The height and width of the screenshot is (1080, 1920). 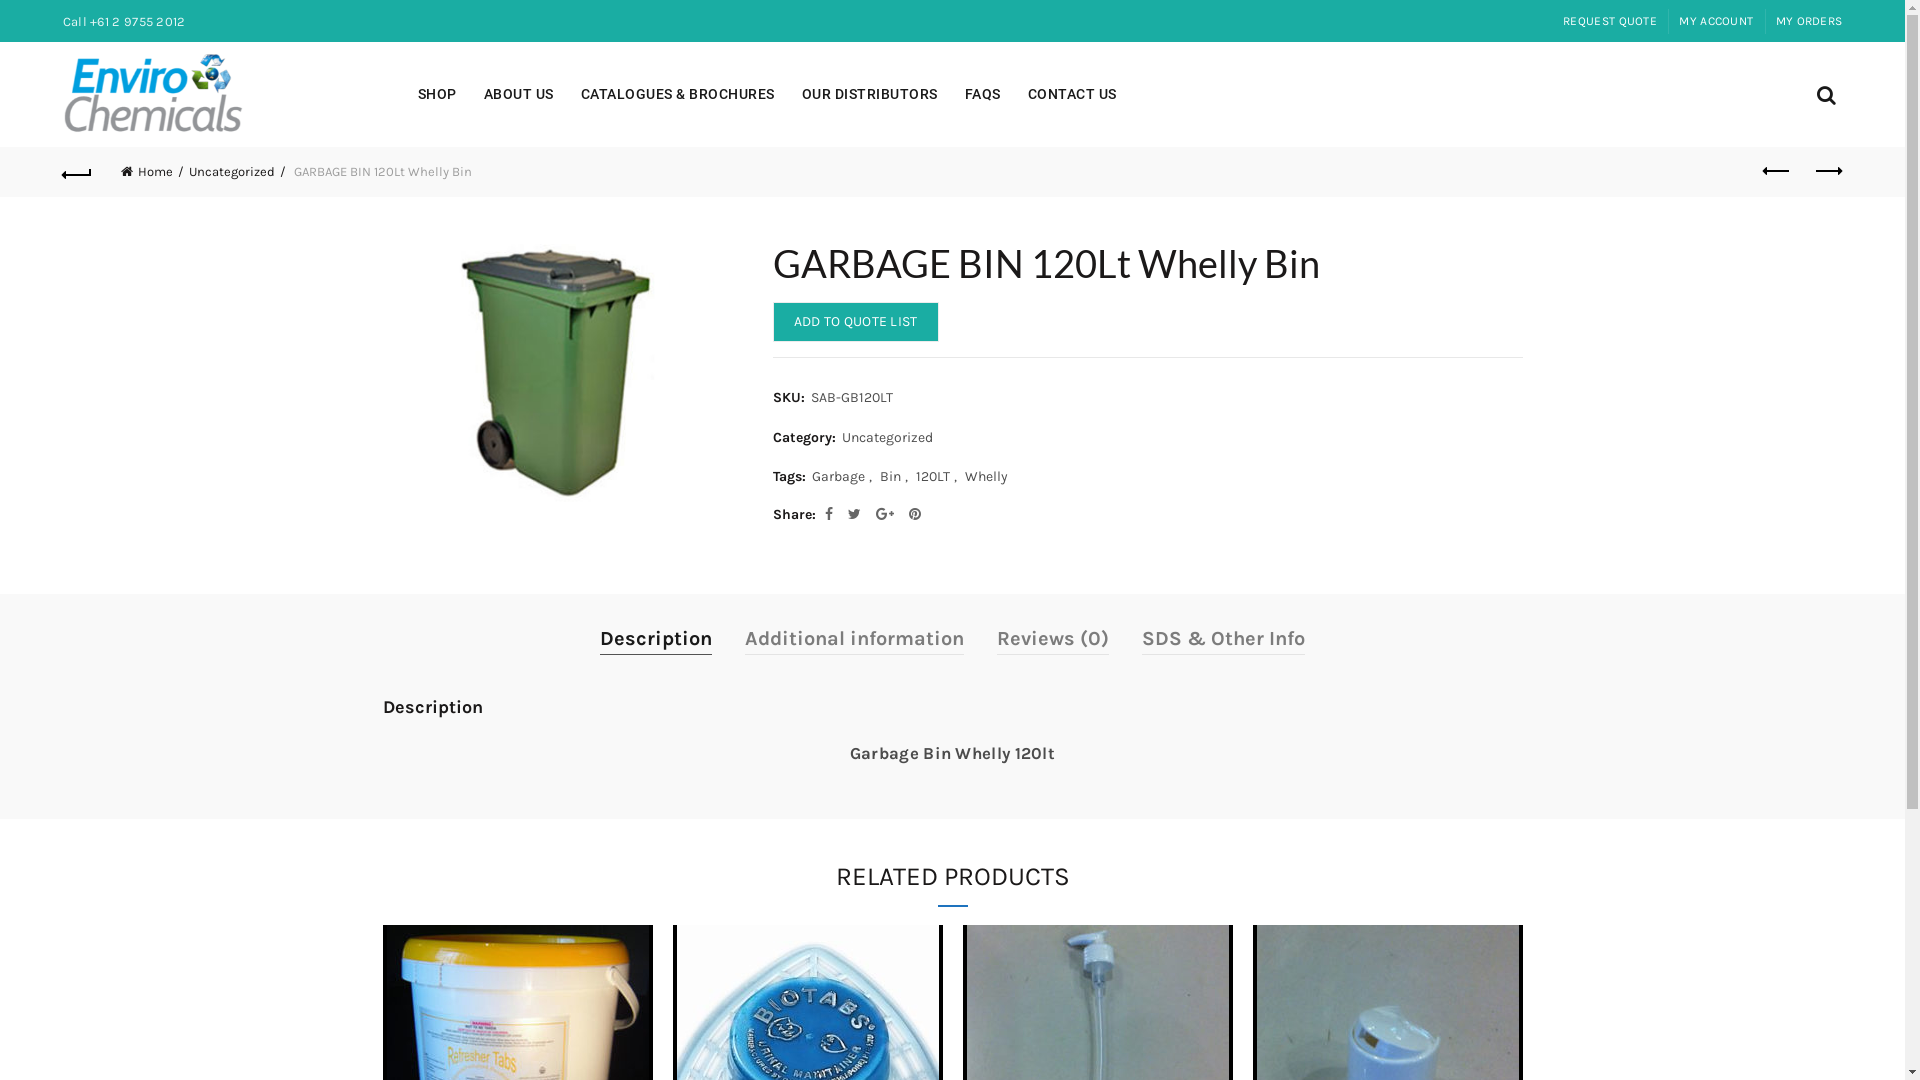 I want to click on 'OUR DISTRIBUTORS', so click(x=869, y=94).